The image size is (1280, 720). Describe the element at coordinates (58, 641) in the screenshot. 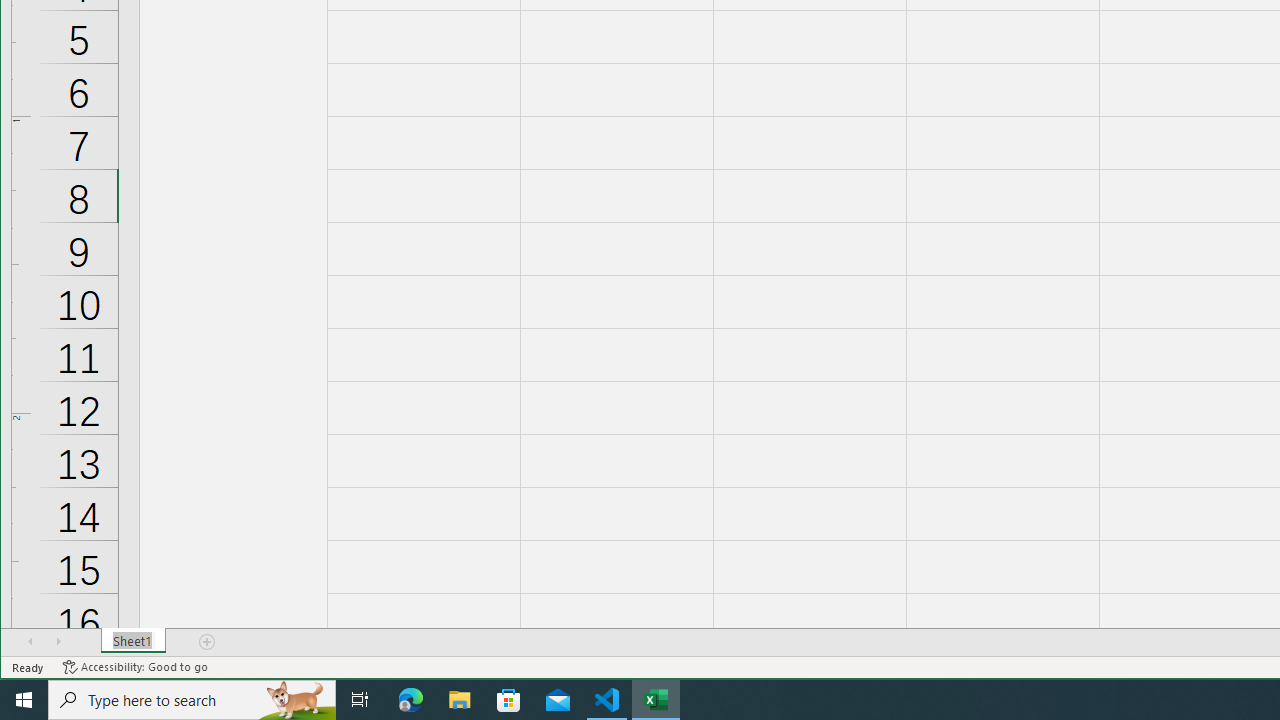

I see `'Scroll Right'` at that location.